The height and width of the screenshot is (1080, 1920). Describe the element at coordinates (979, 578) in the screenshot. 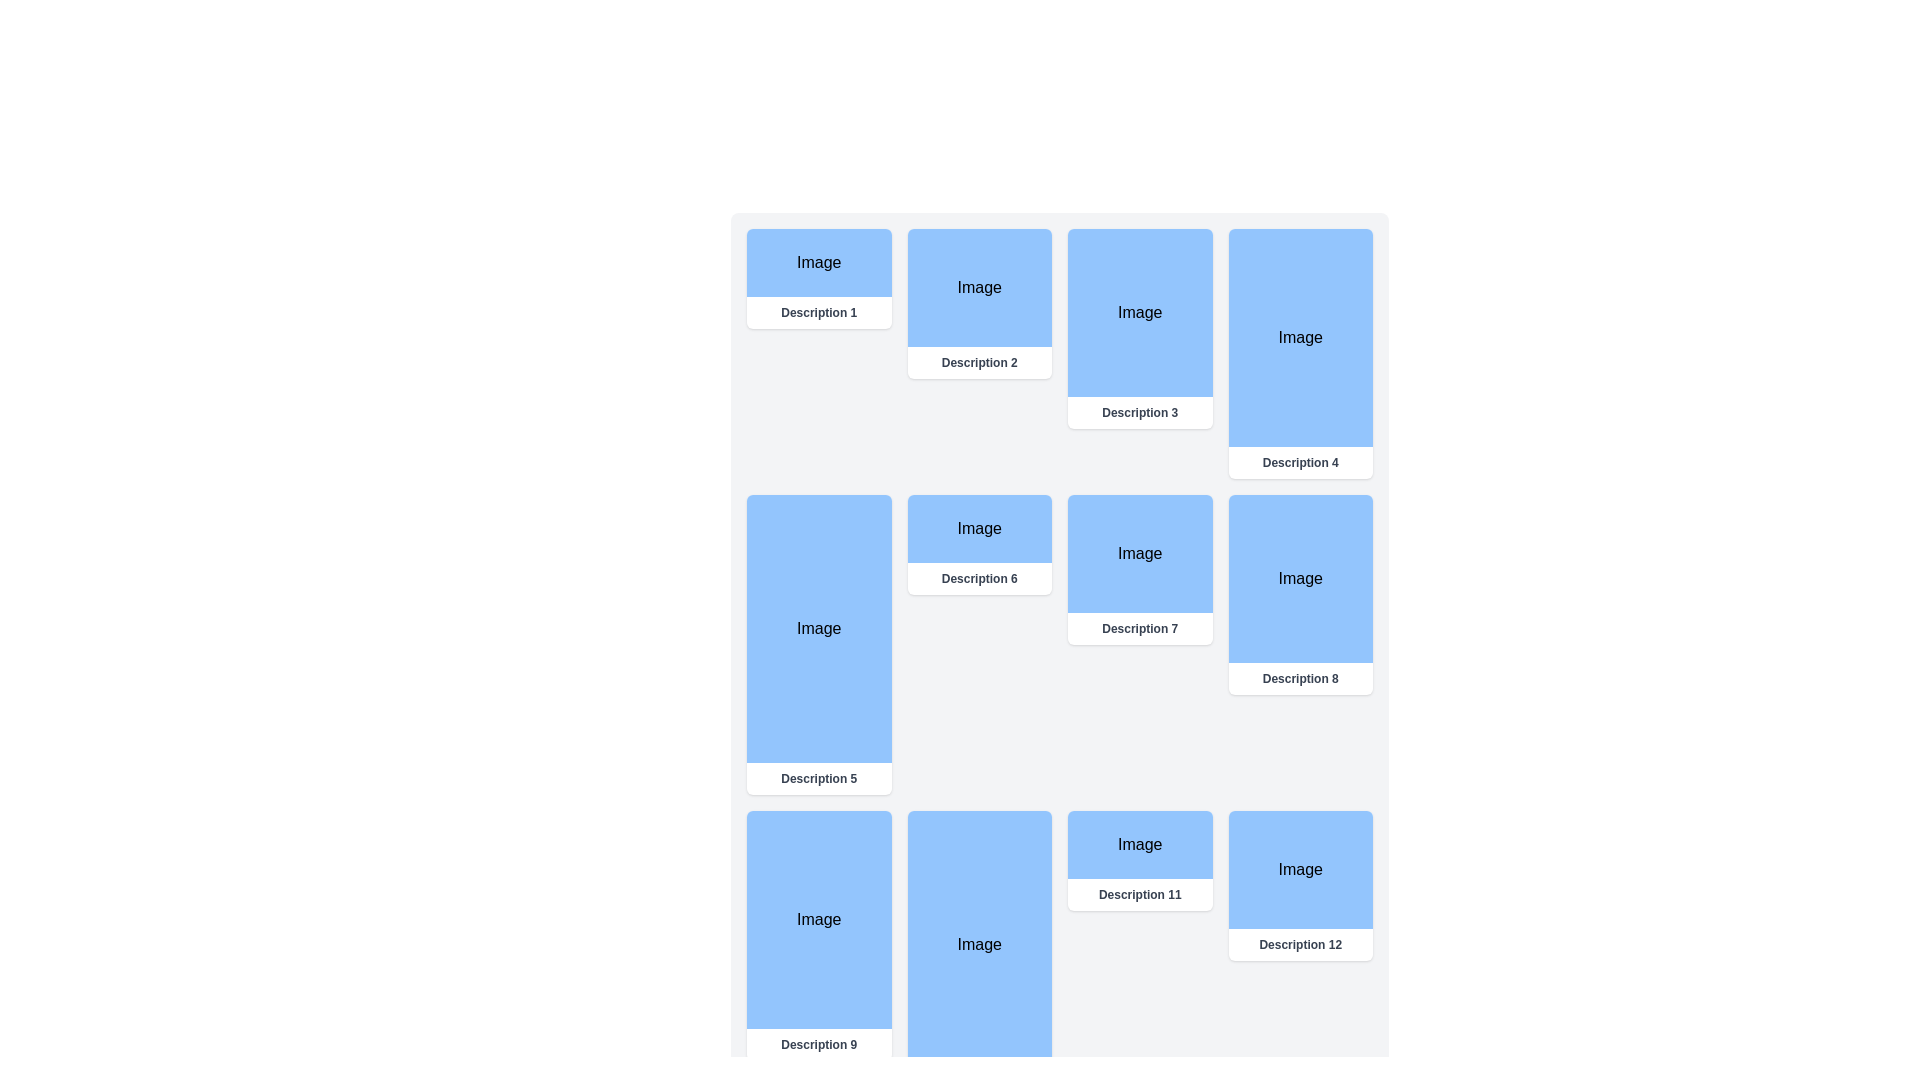

I see `the Text label that provides a description for the image above it, located in the second row and second column of the grid layout` at that location.